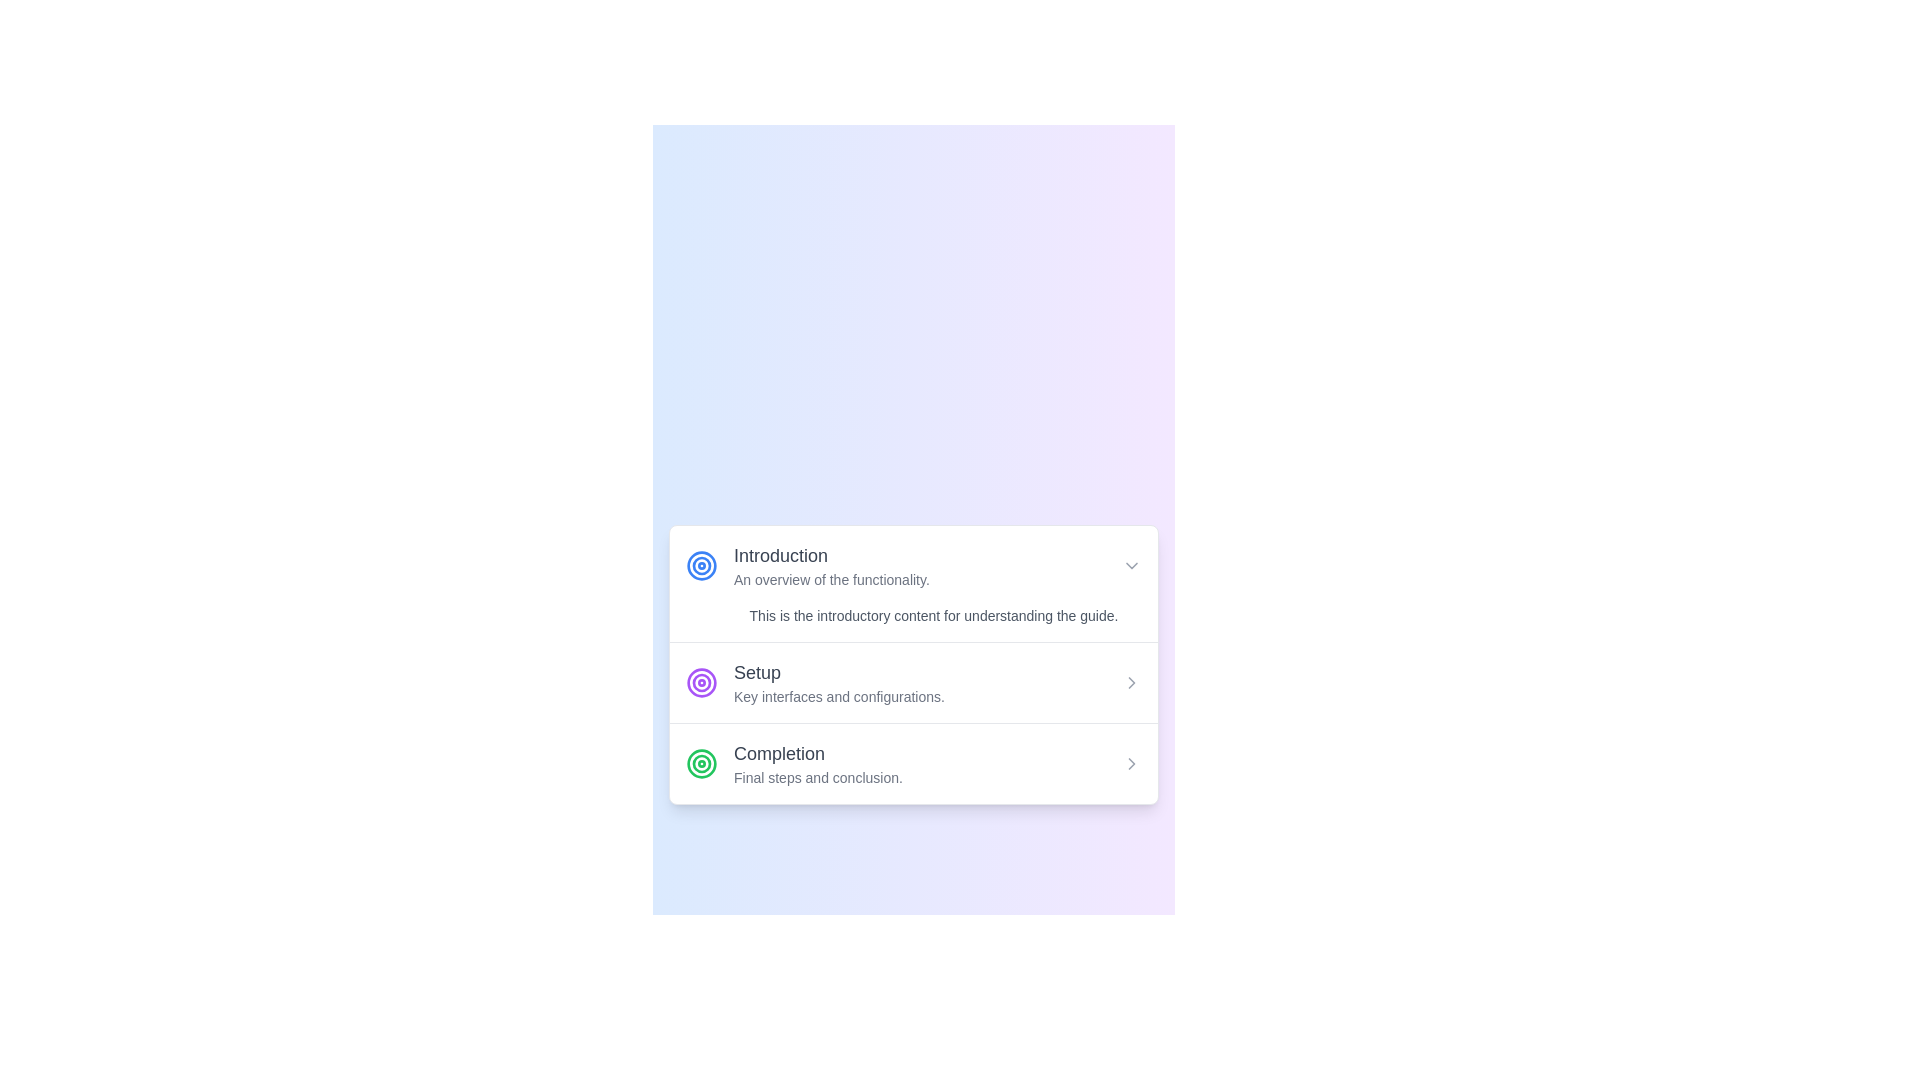 The height and width of the screenshot is (1080, 1920). What do you see at coordinates (831, 579) in the screenshot?
I see `informative text located directly beneath the bold heading labeled 'Introduction', which states 'An overview of the functionality.'` at bounding box center [831, 579].